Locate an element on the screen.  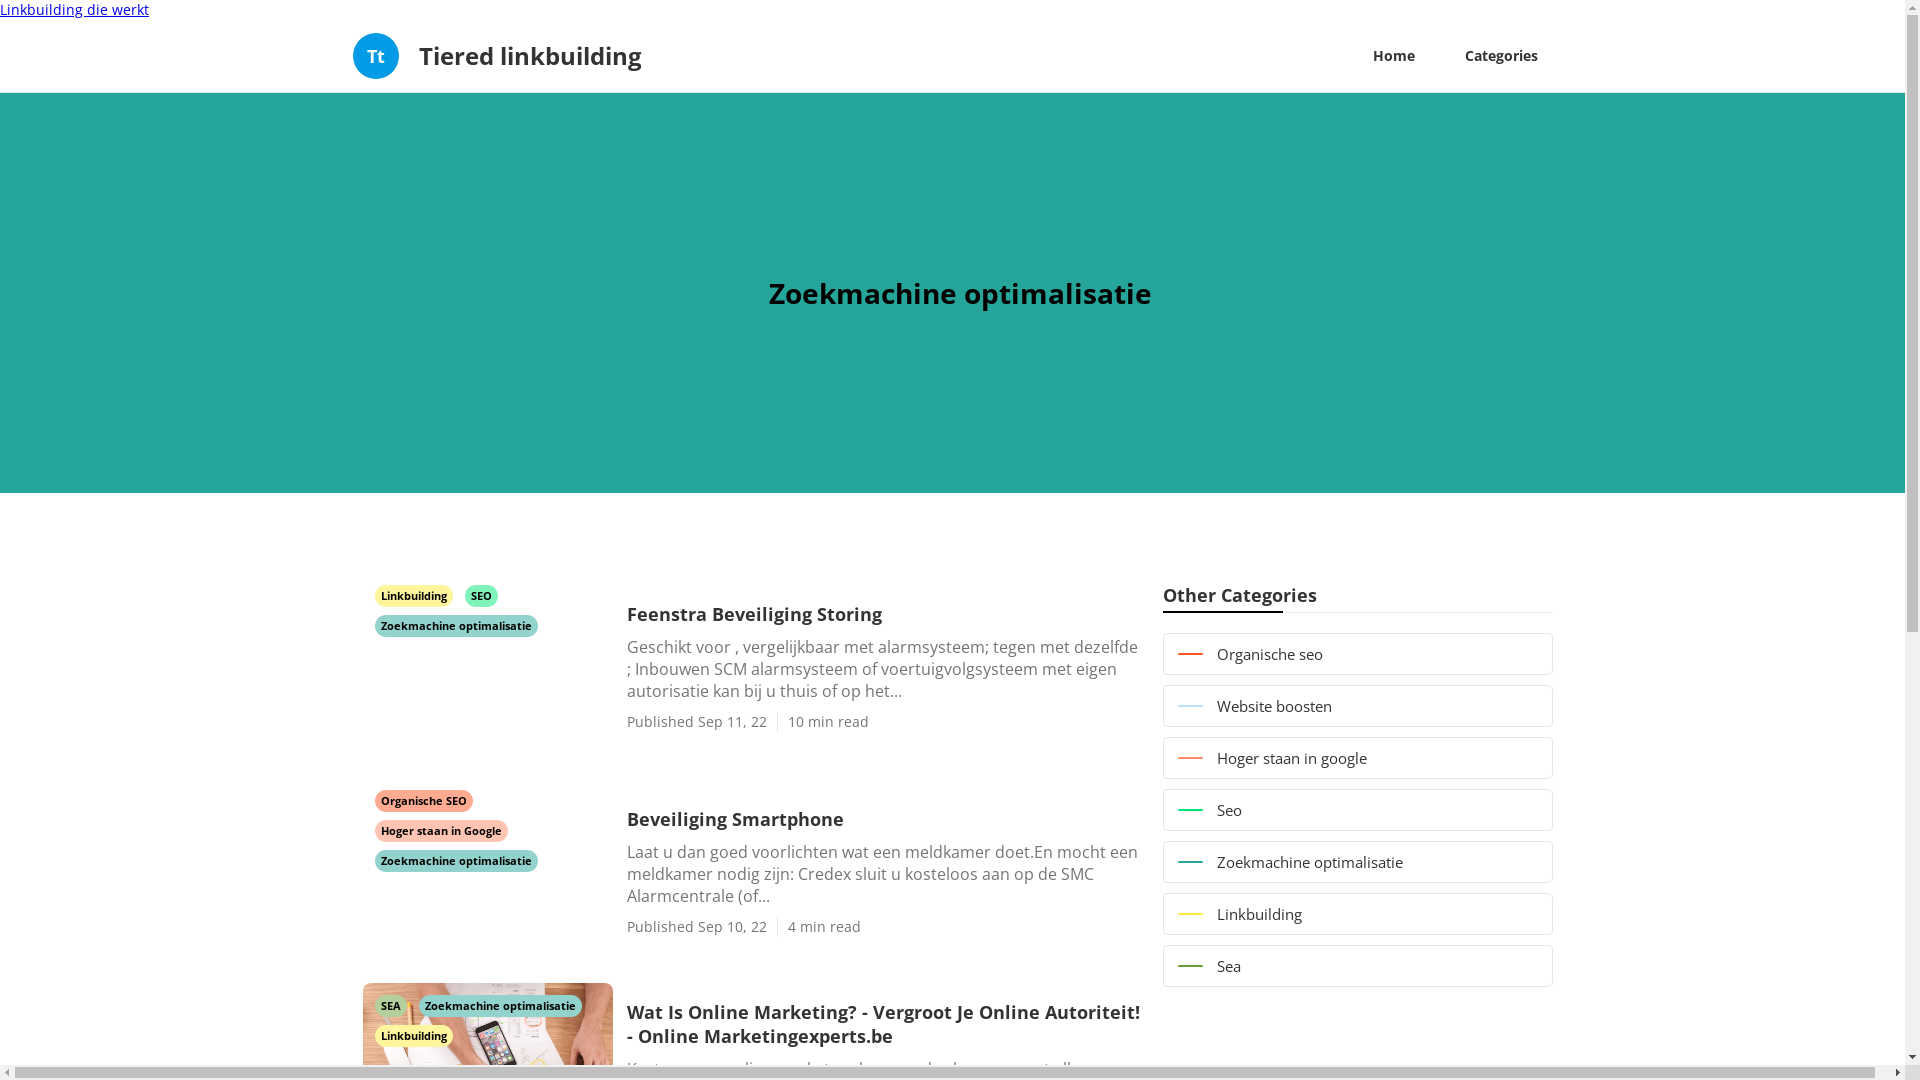
'Website boosten' is located at coordinates (1357, 704).